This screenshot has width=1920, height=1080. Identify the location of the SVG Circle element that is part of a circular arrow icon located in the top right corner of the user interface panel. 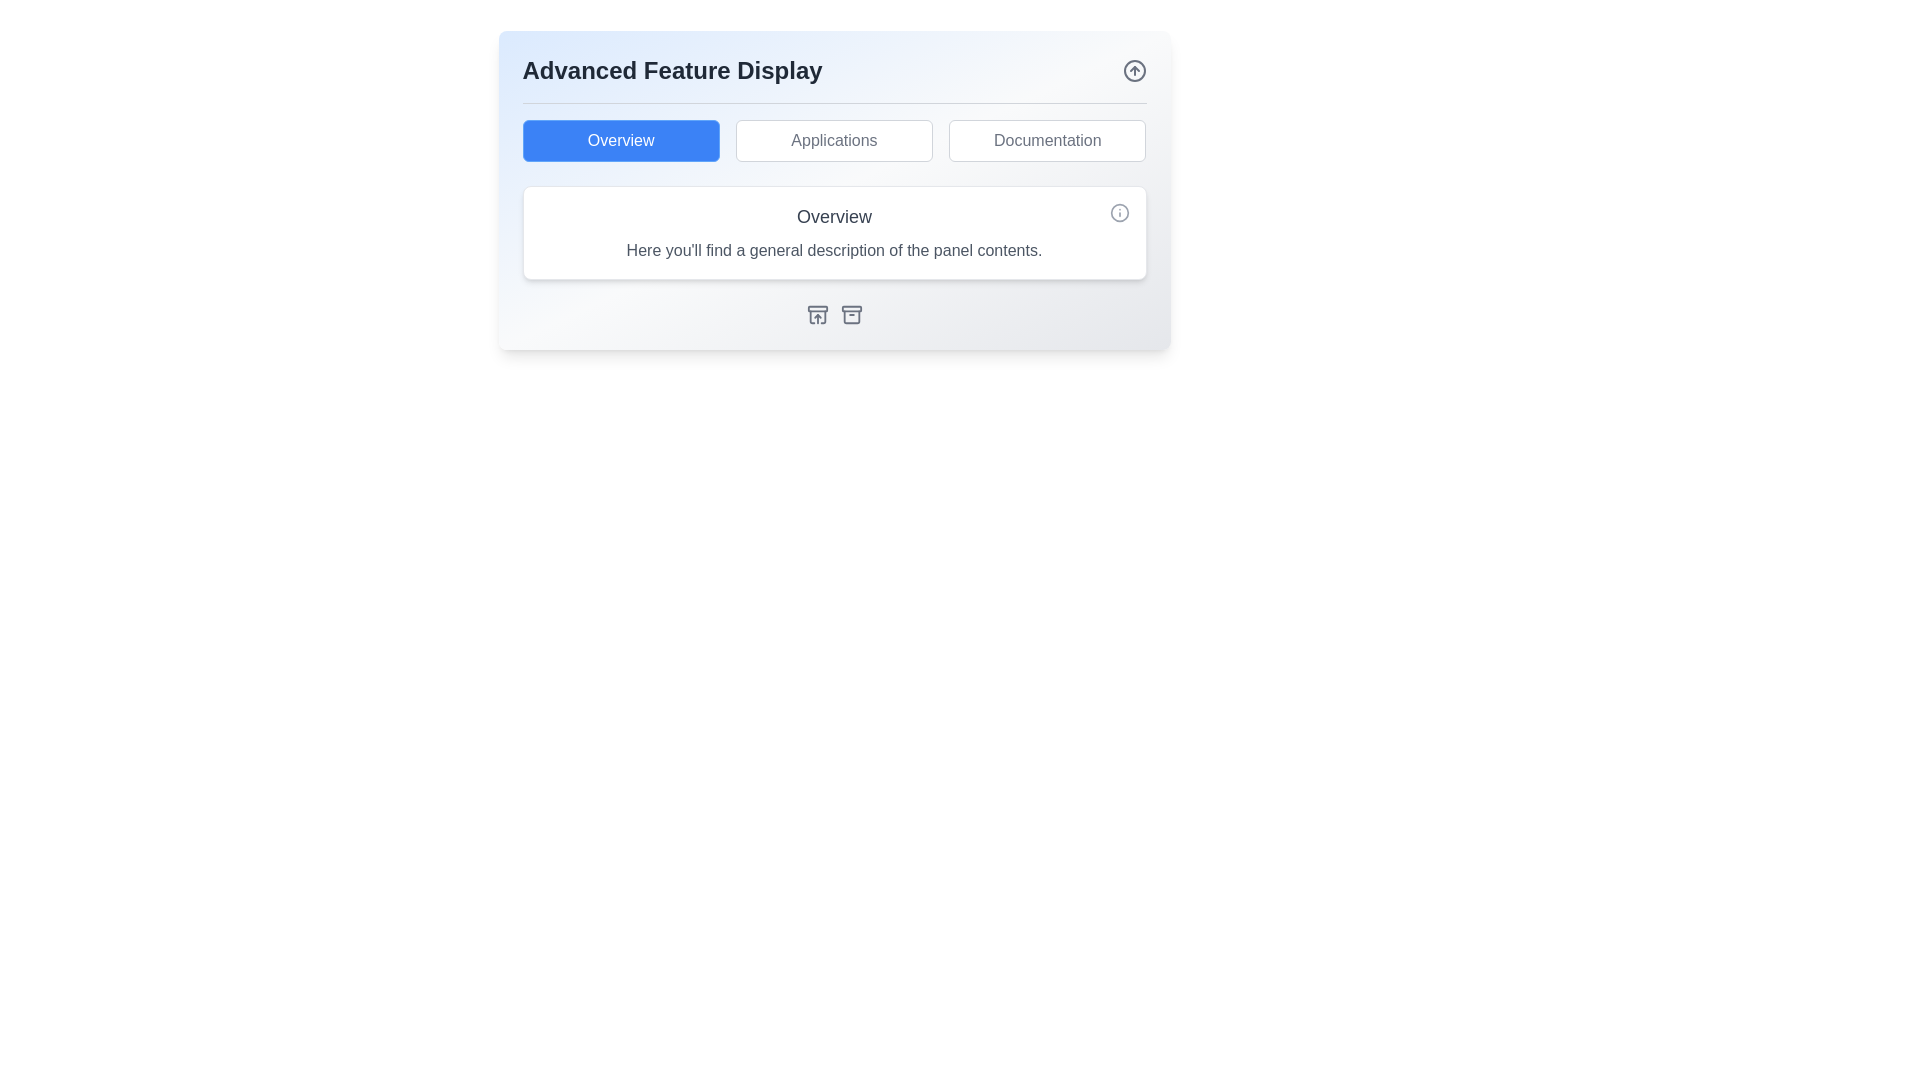
(1134, 69).